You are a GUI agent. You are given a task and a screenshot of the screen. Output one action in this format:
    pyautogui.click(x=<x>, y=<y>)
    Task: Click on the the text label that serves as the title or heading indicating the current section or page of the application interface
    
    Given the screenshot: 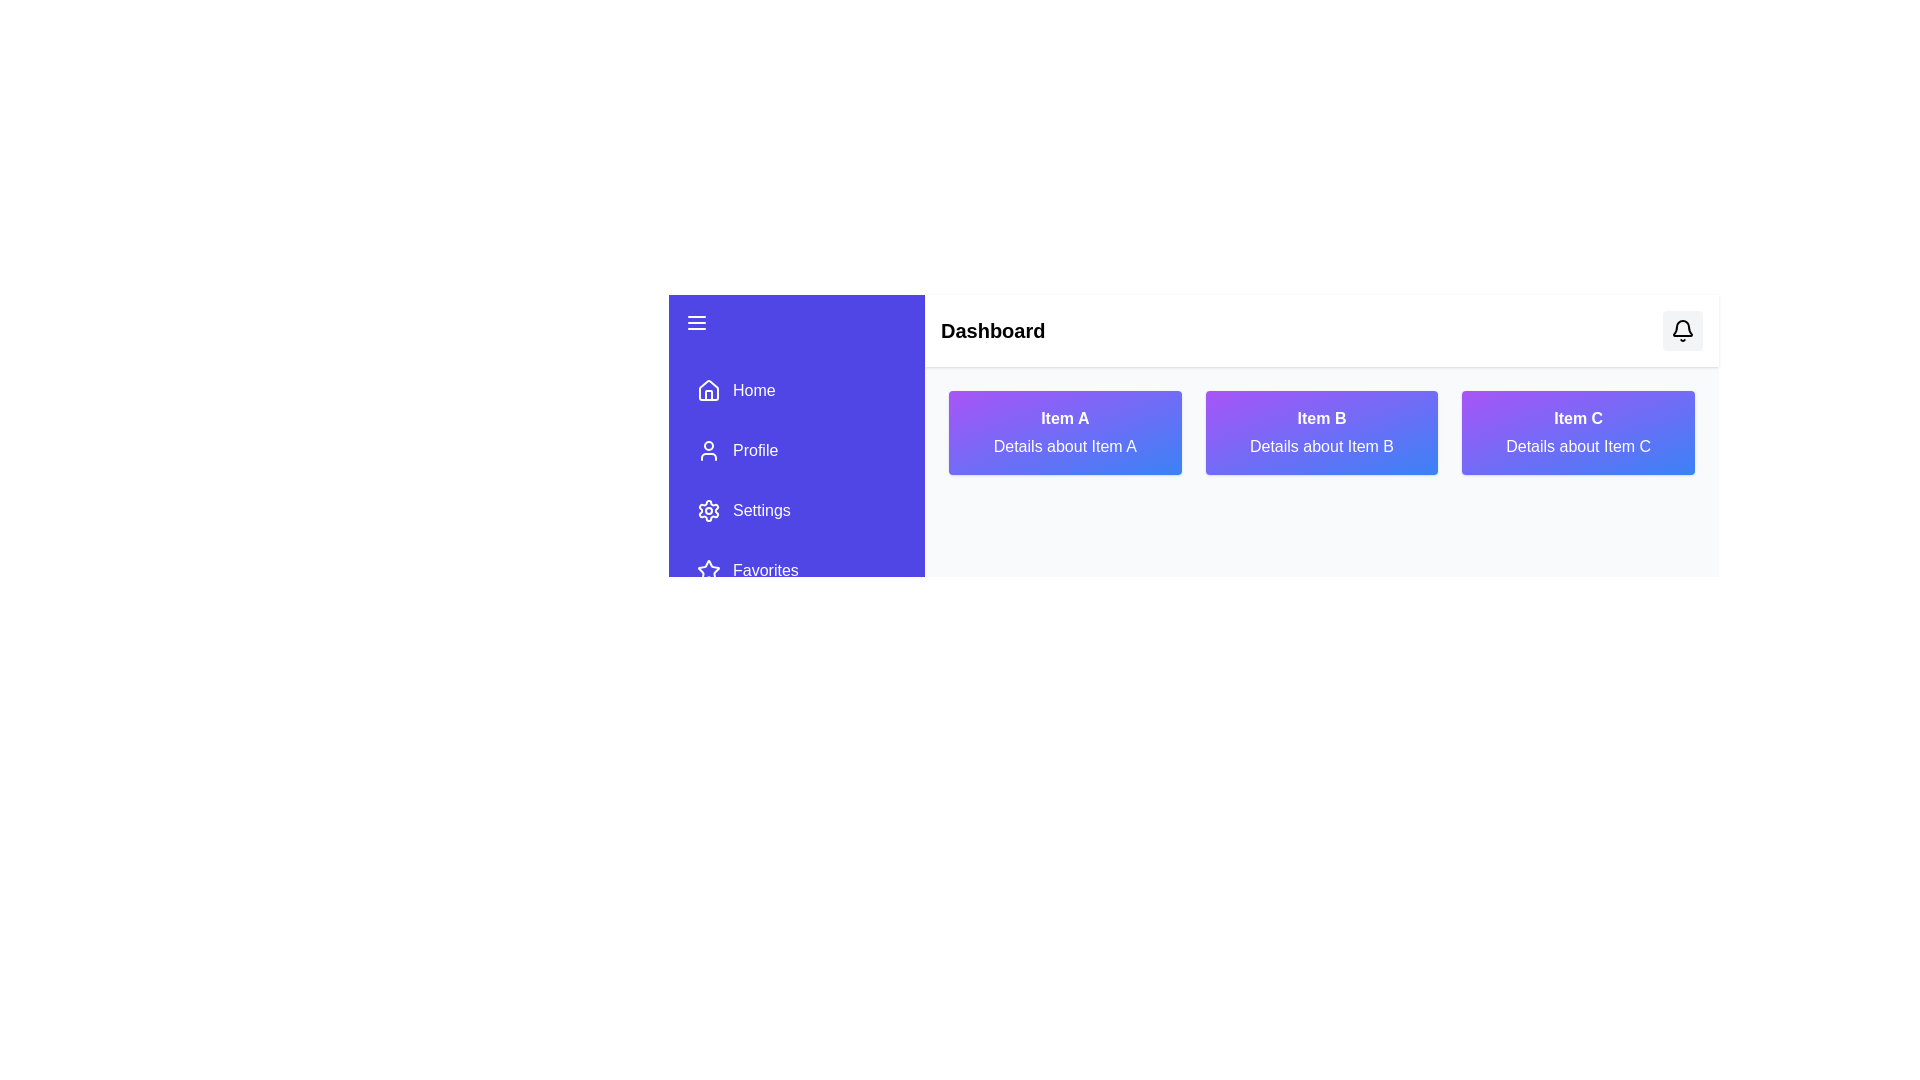 What is the action you would take?
    pyautogui.click(x=993, y=330)
    